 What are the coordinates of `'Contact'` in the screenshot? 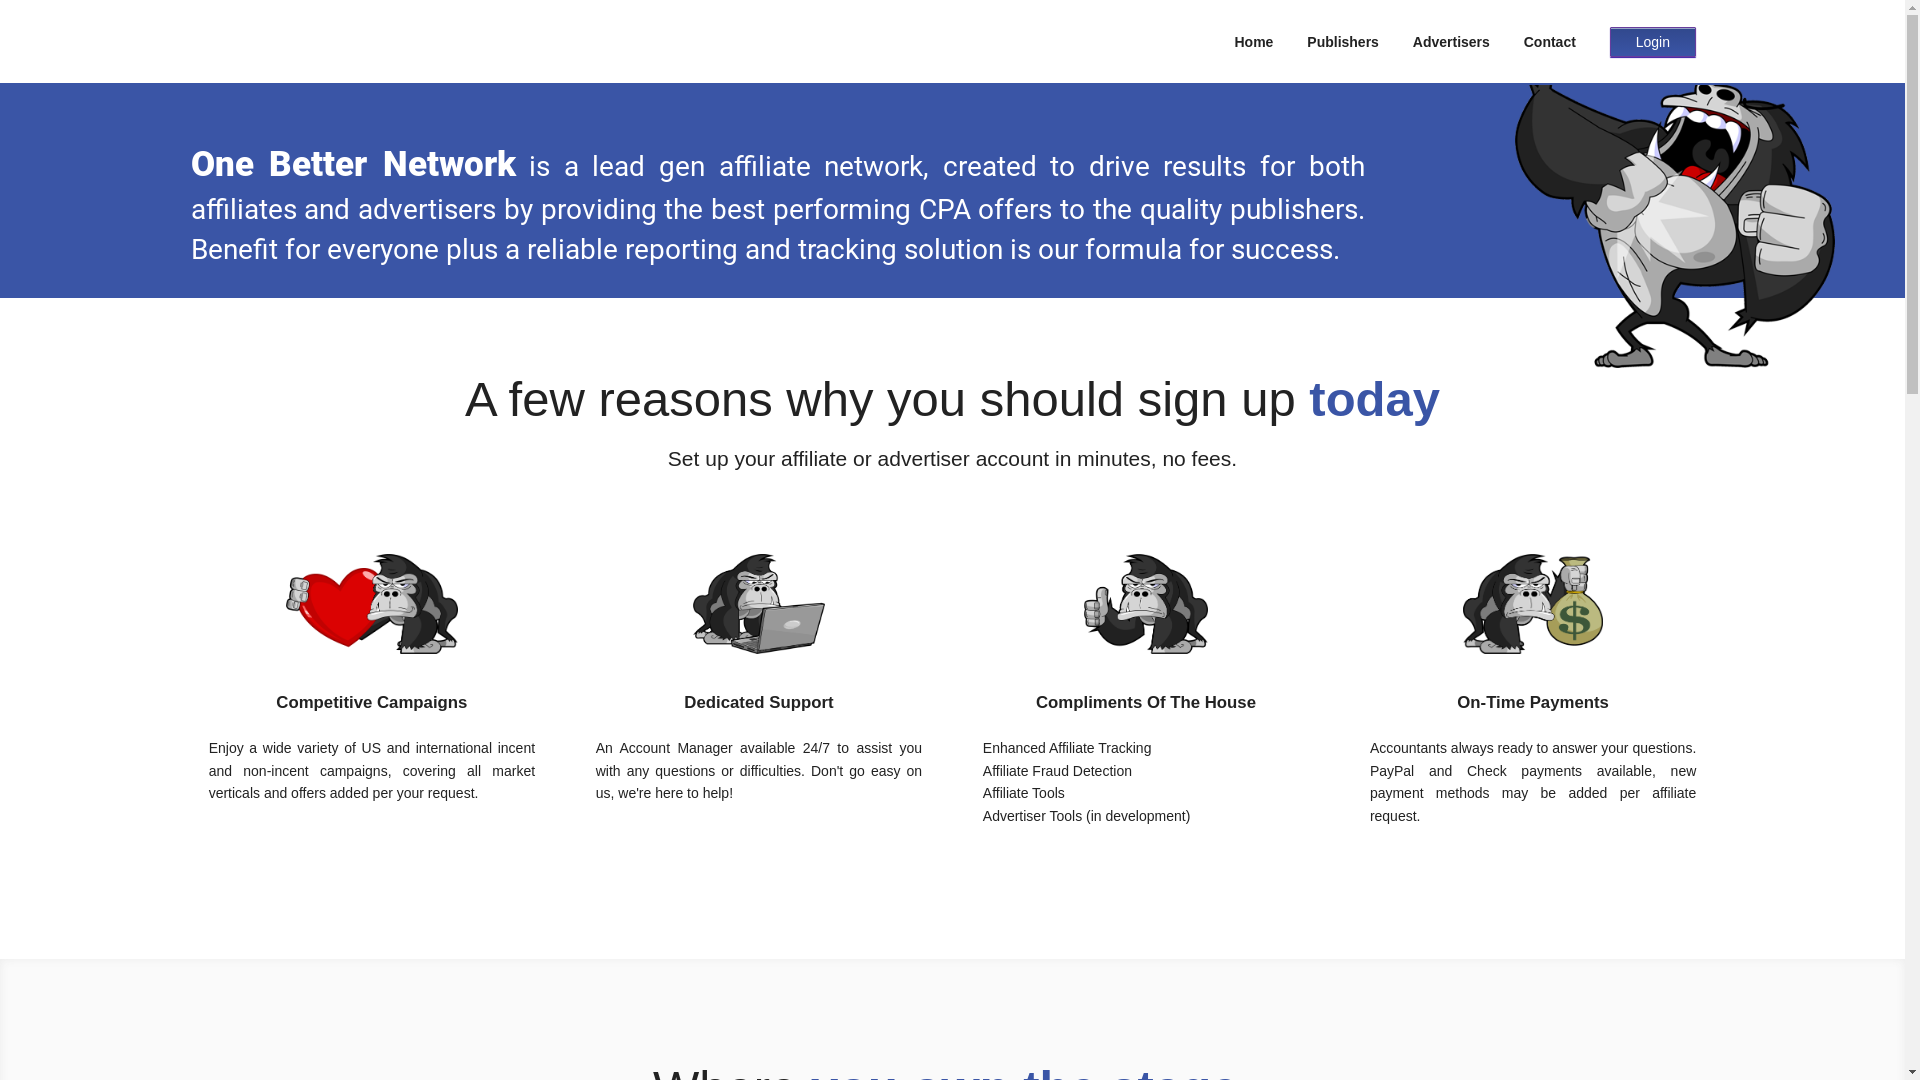 It's located at (1522, 42).